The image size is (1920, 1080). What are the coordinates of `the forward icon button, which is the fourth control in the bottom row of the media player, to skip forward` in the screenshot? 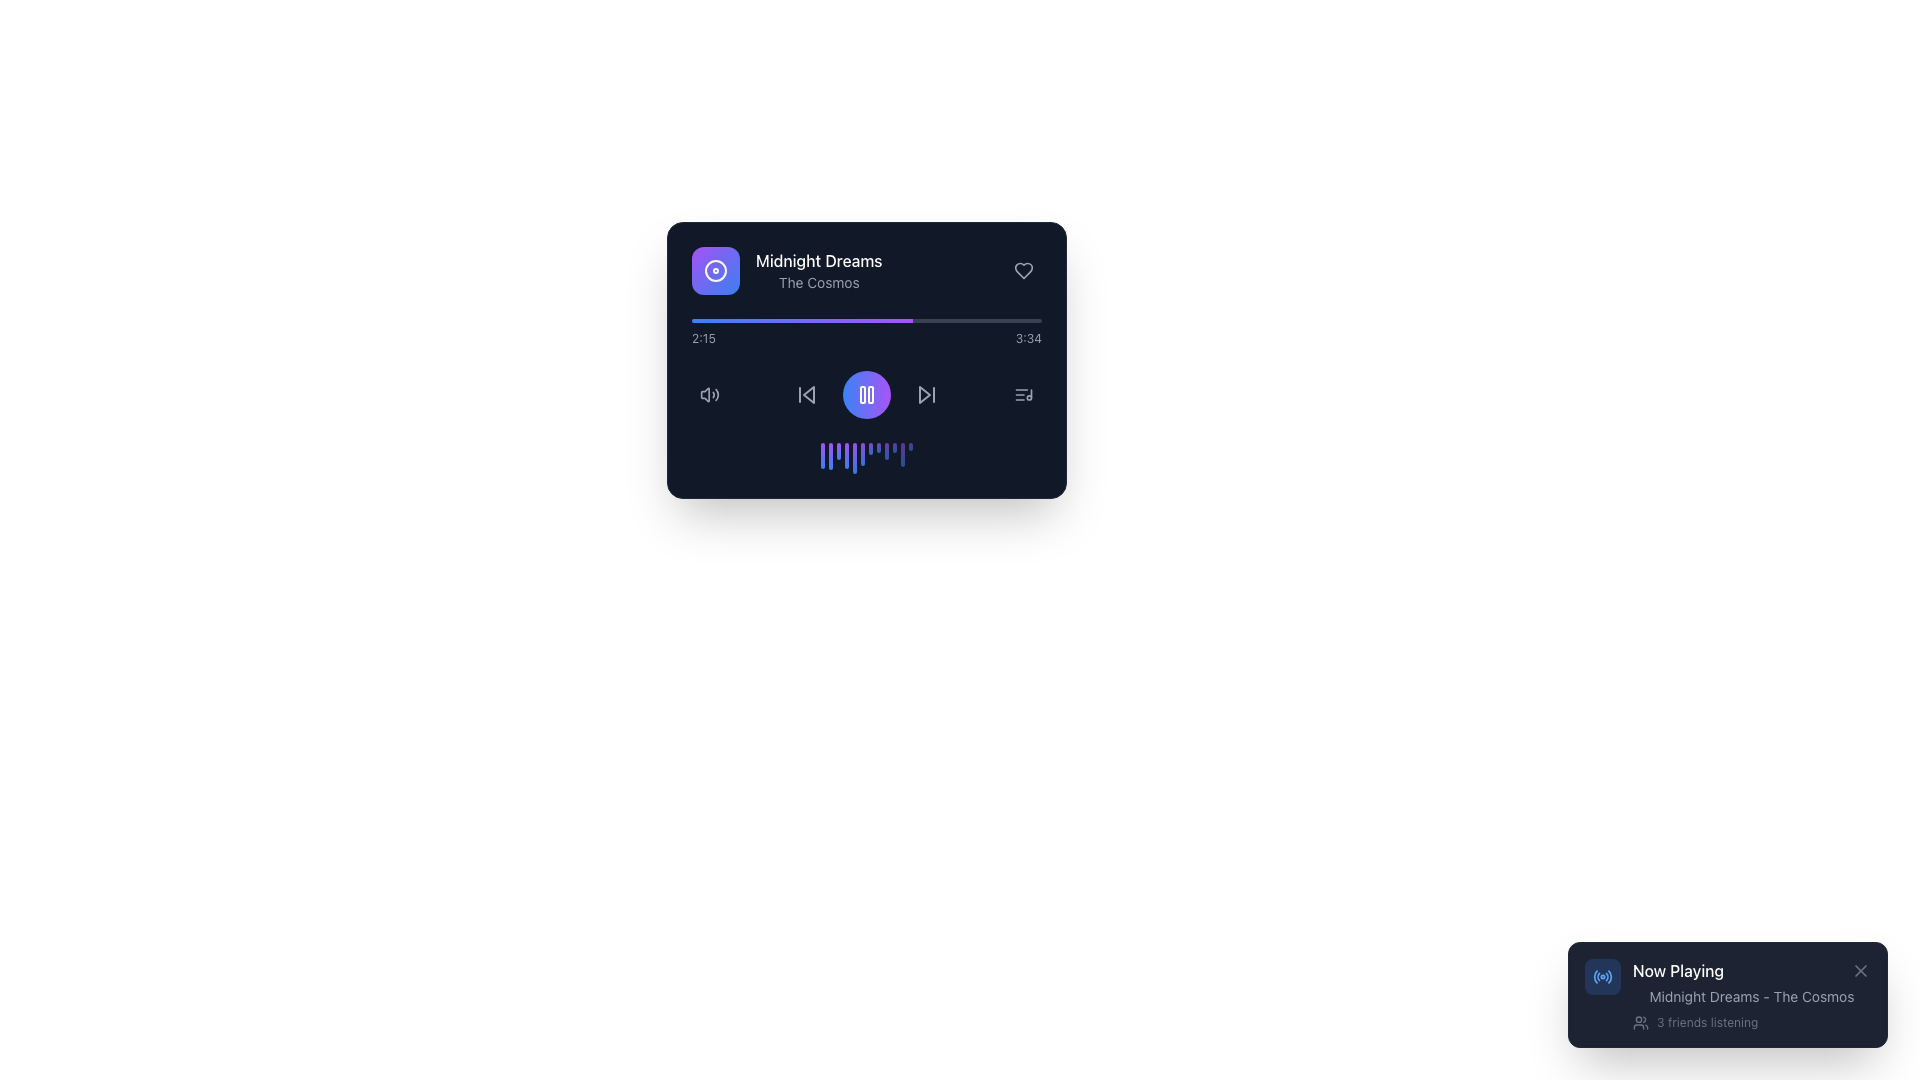 It's located at (925, 394).